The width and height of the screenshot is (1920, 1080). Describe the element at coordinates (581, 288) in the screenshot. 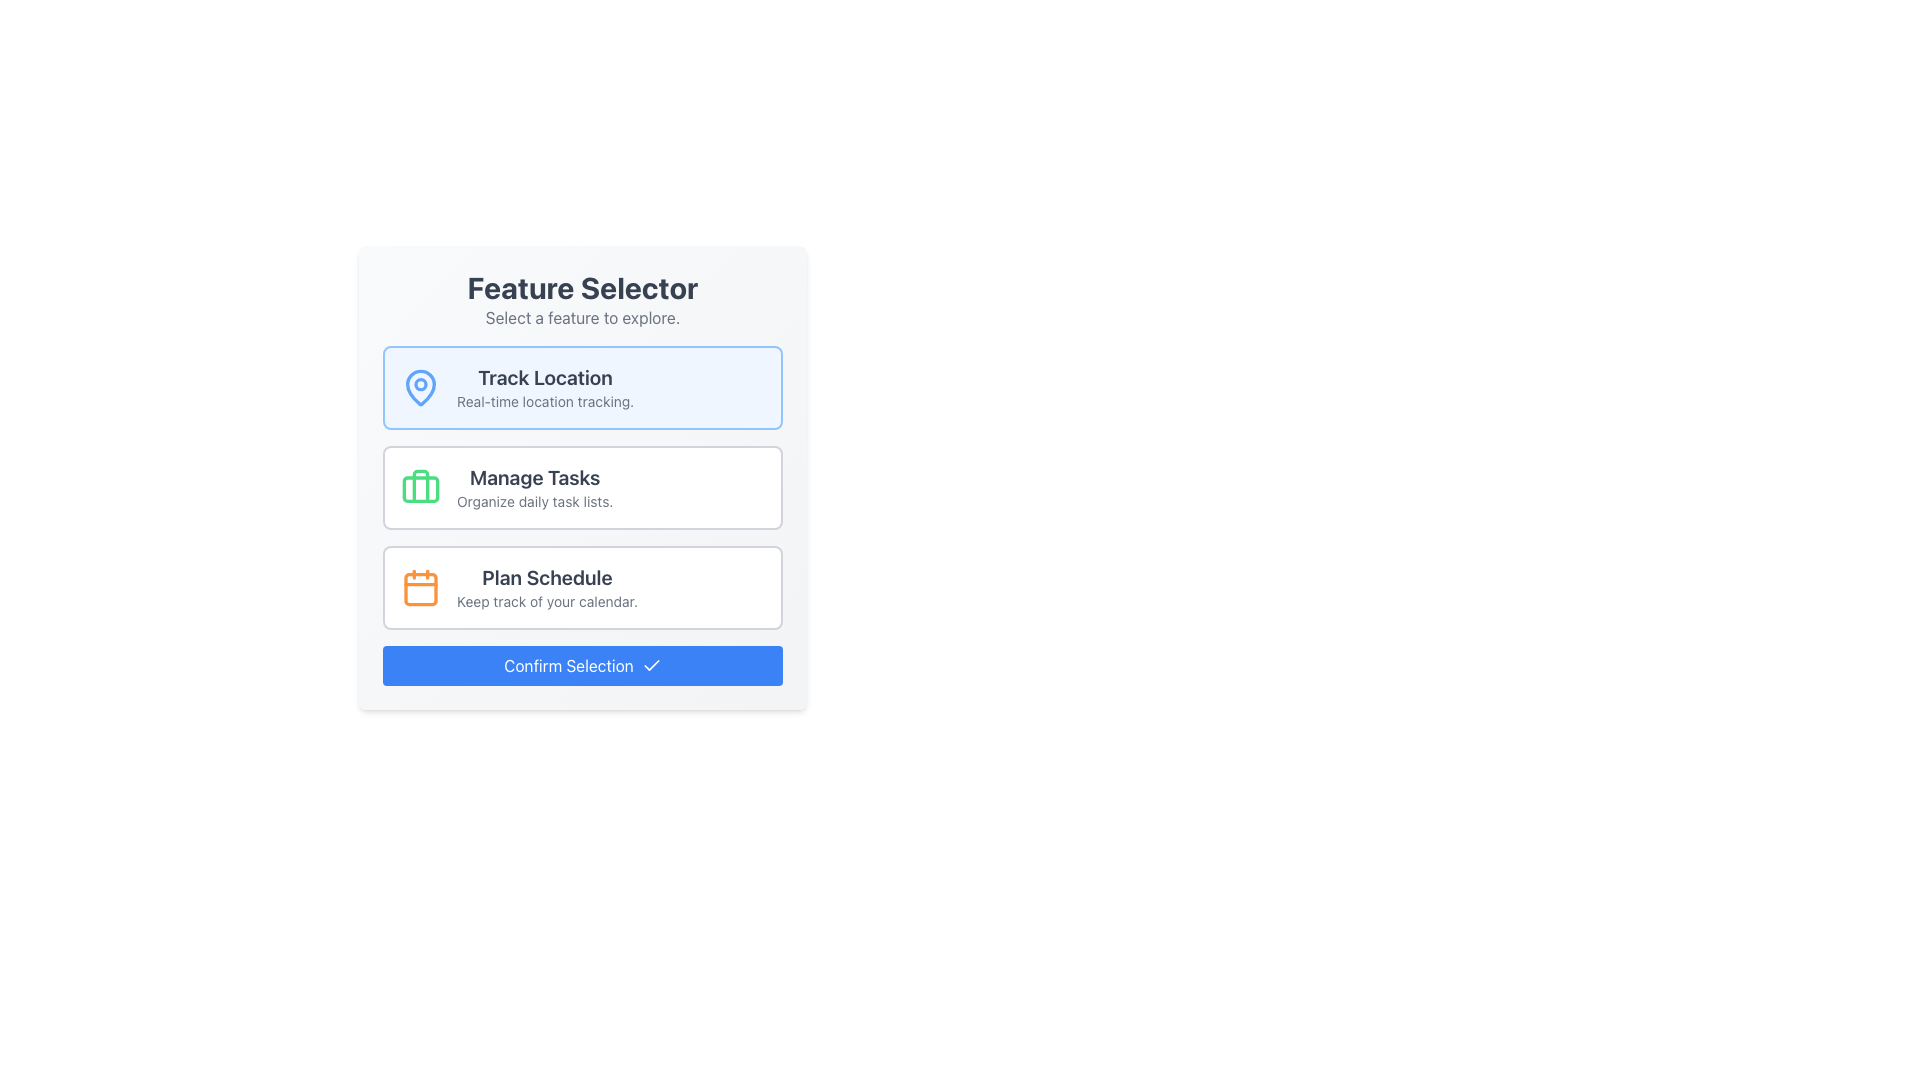

I see `Heading text located at the top of the card-like structure, above the subtitle 'Select a feature to explore.'` at that location.